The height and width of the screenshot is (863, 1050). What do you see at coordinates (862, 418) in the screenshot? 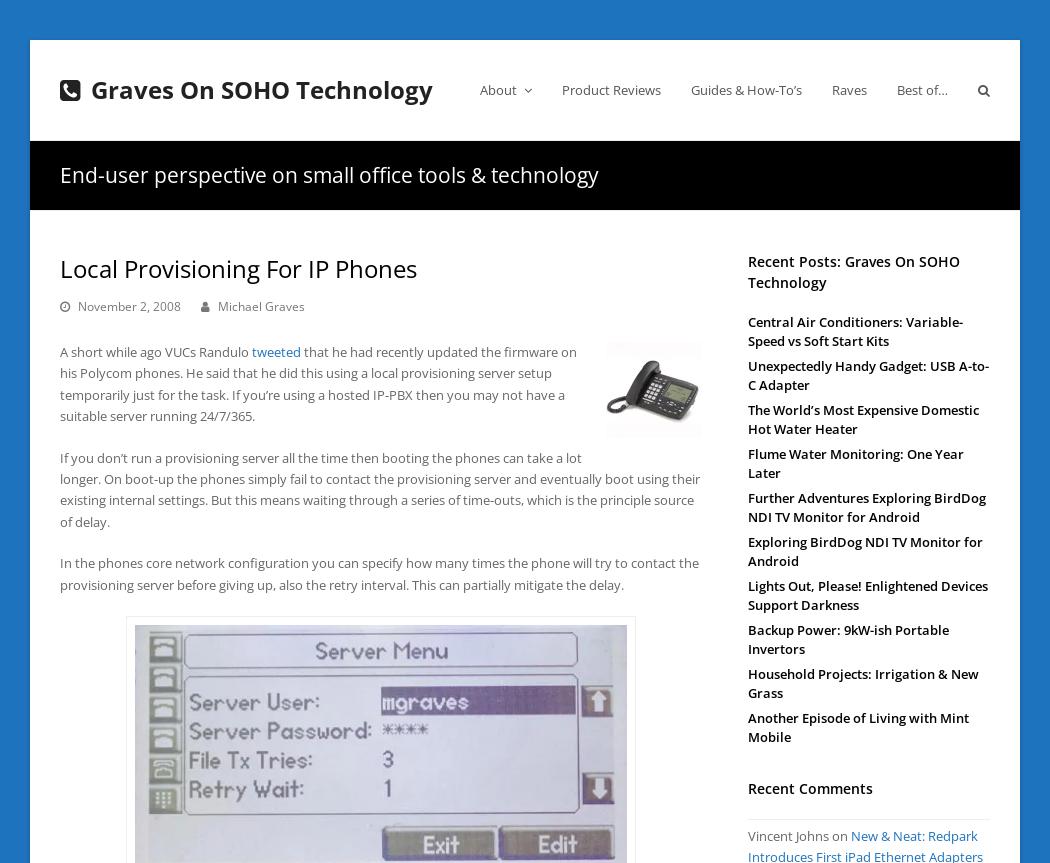
I see `'The World’s Most Expensive Domestic Hot Water Heater'` at bounding box center [862, 418].